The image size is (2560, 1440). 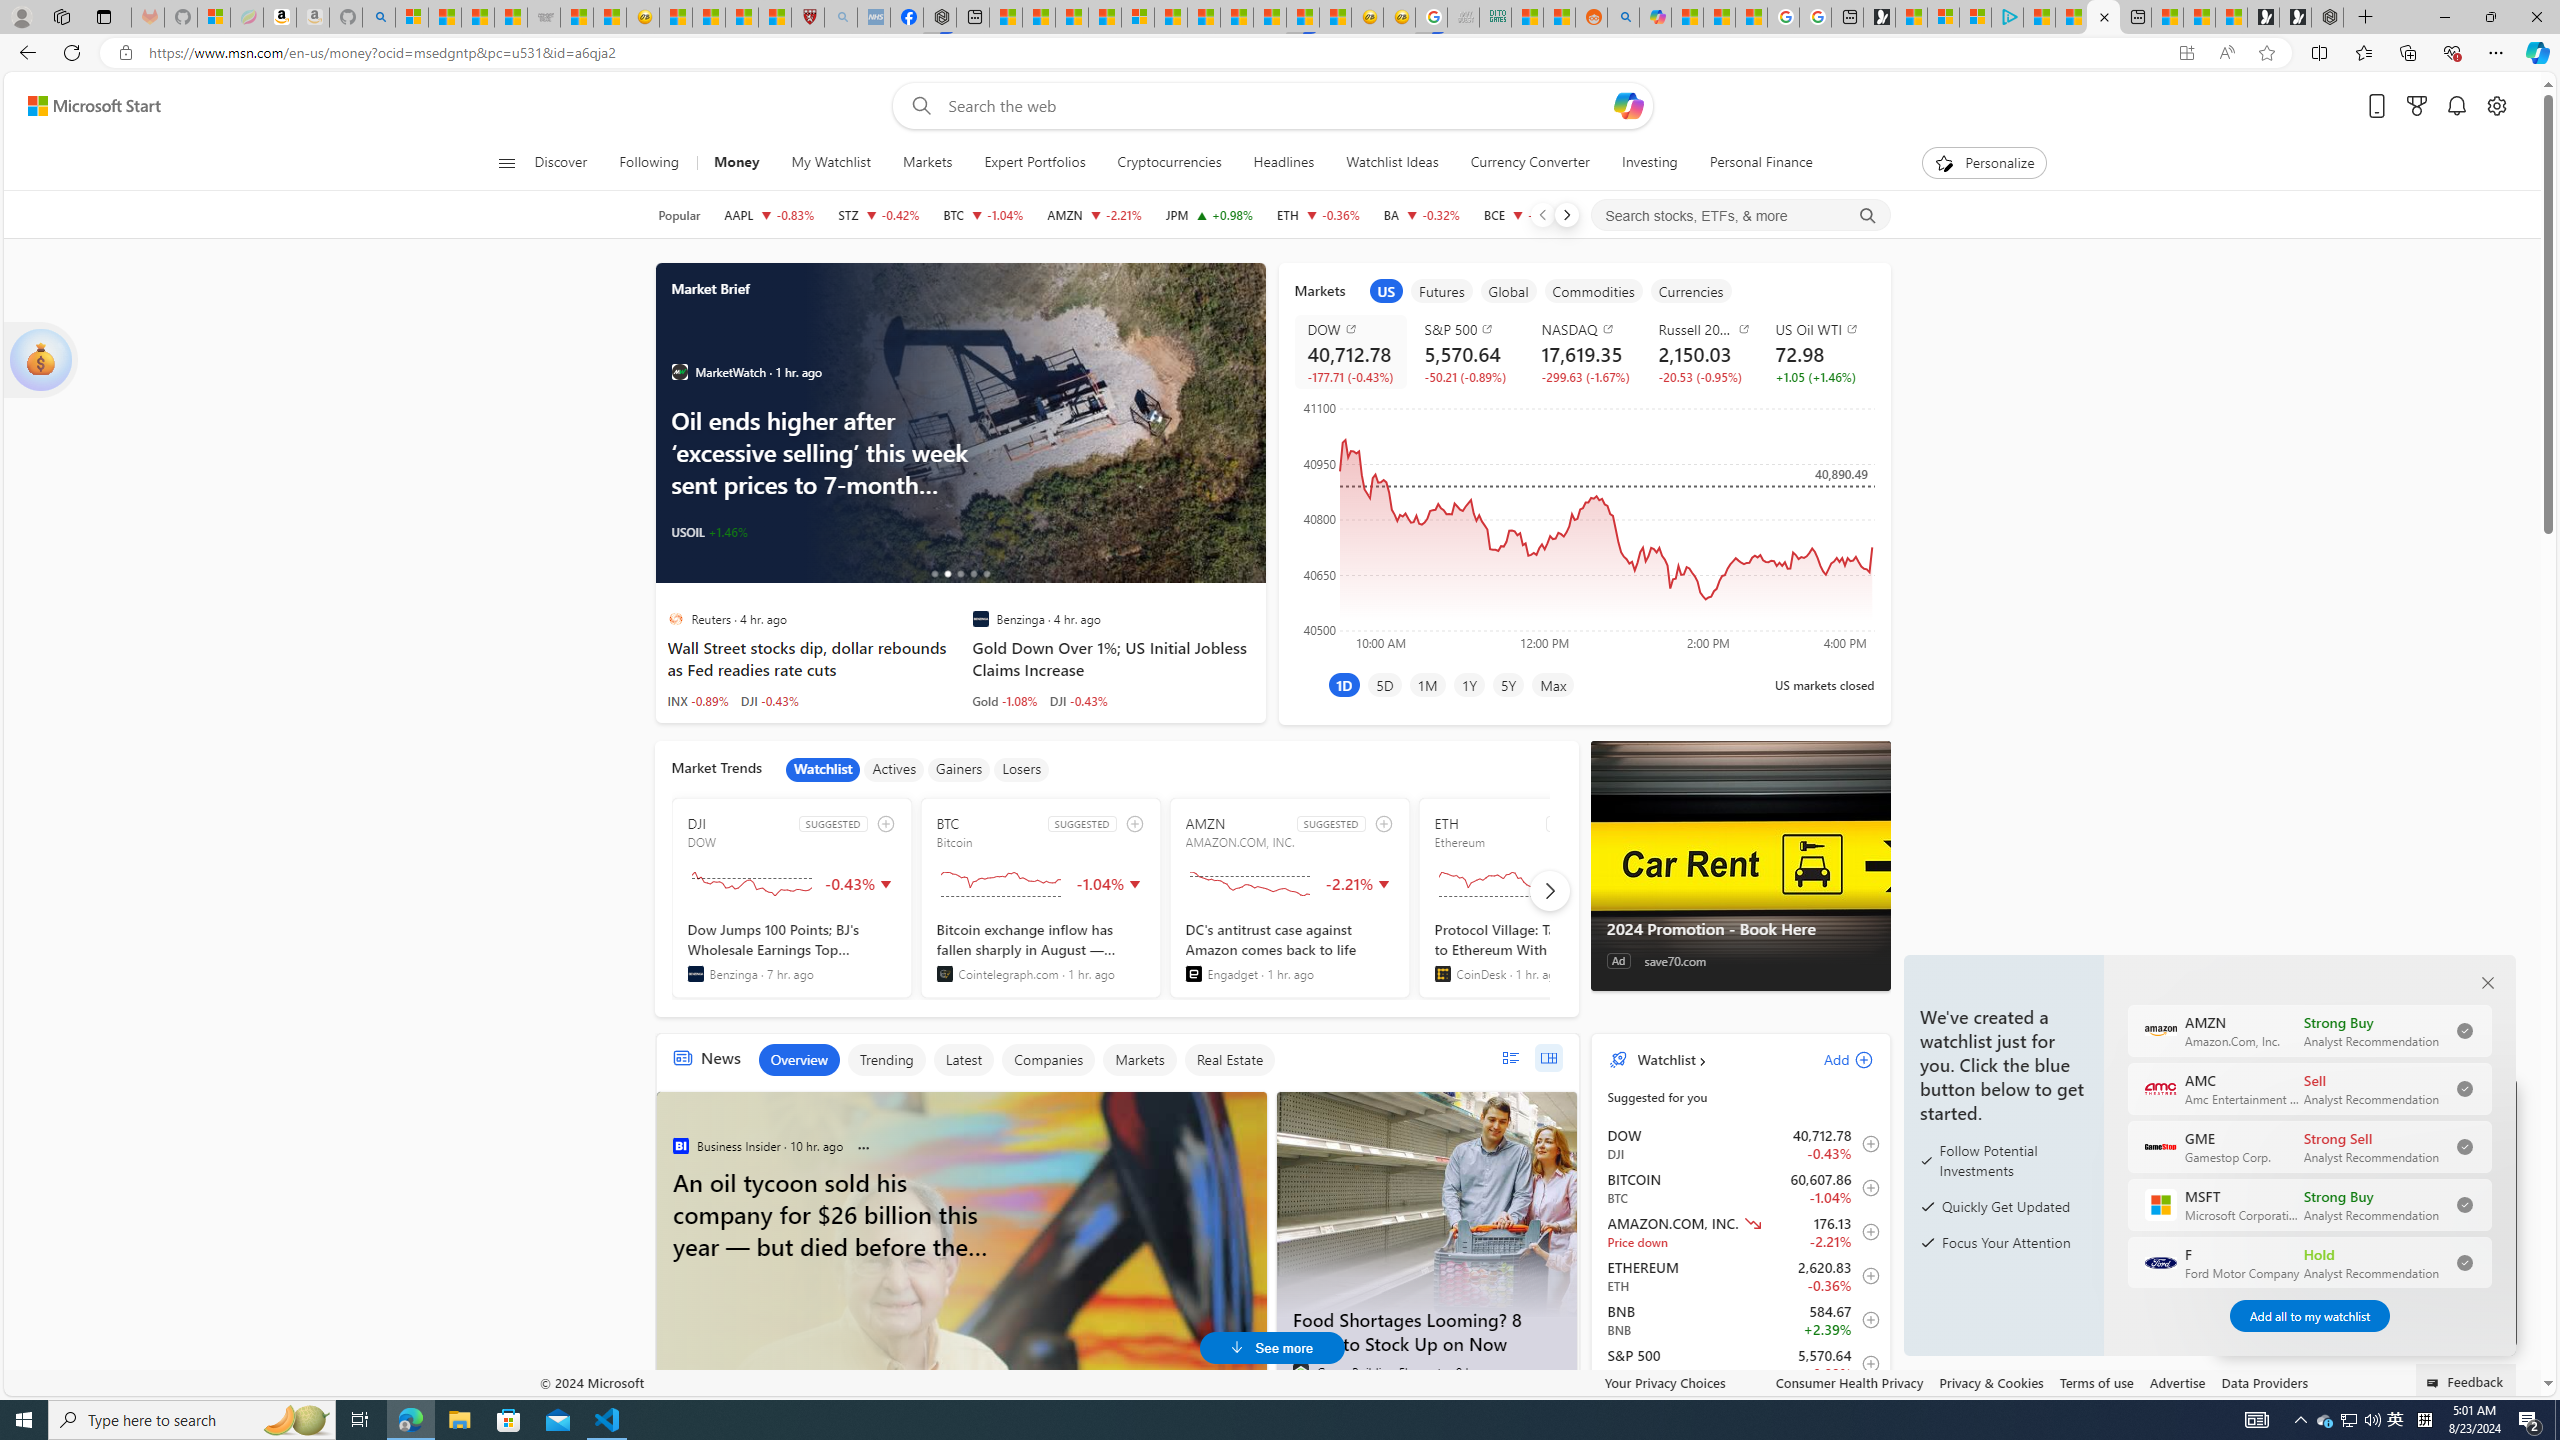 What do you see at coordinates (505, 161) in the screenshot?
I see `'Open navigation menu'` at bounding box center [505, 161].